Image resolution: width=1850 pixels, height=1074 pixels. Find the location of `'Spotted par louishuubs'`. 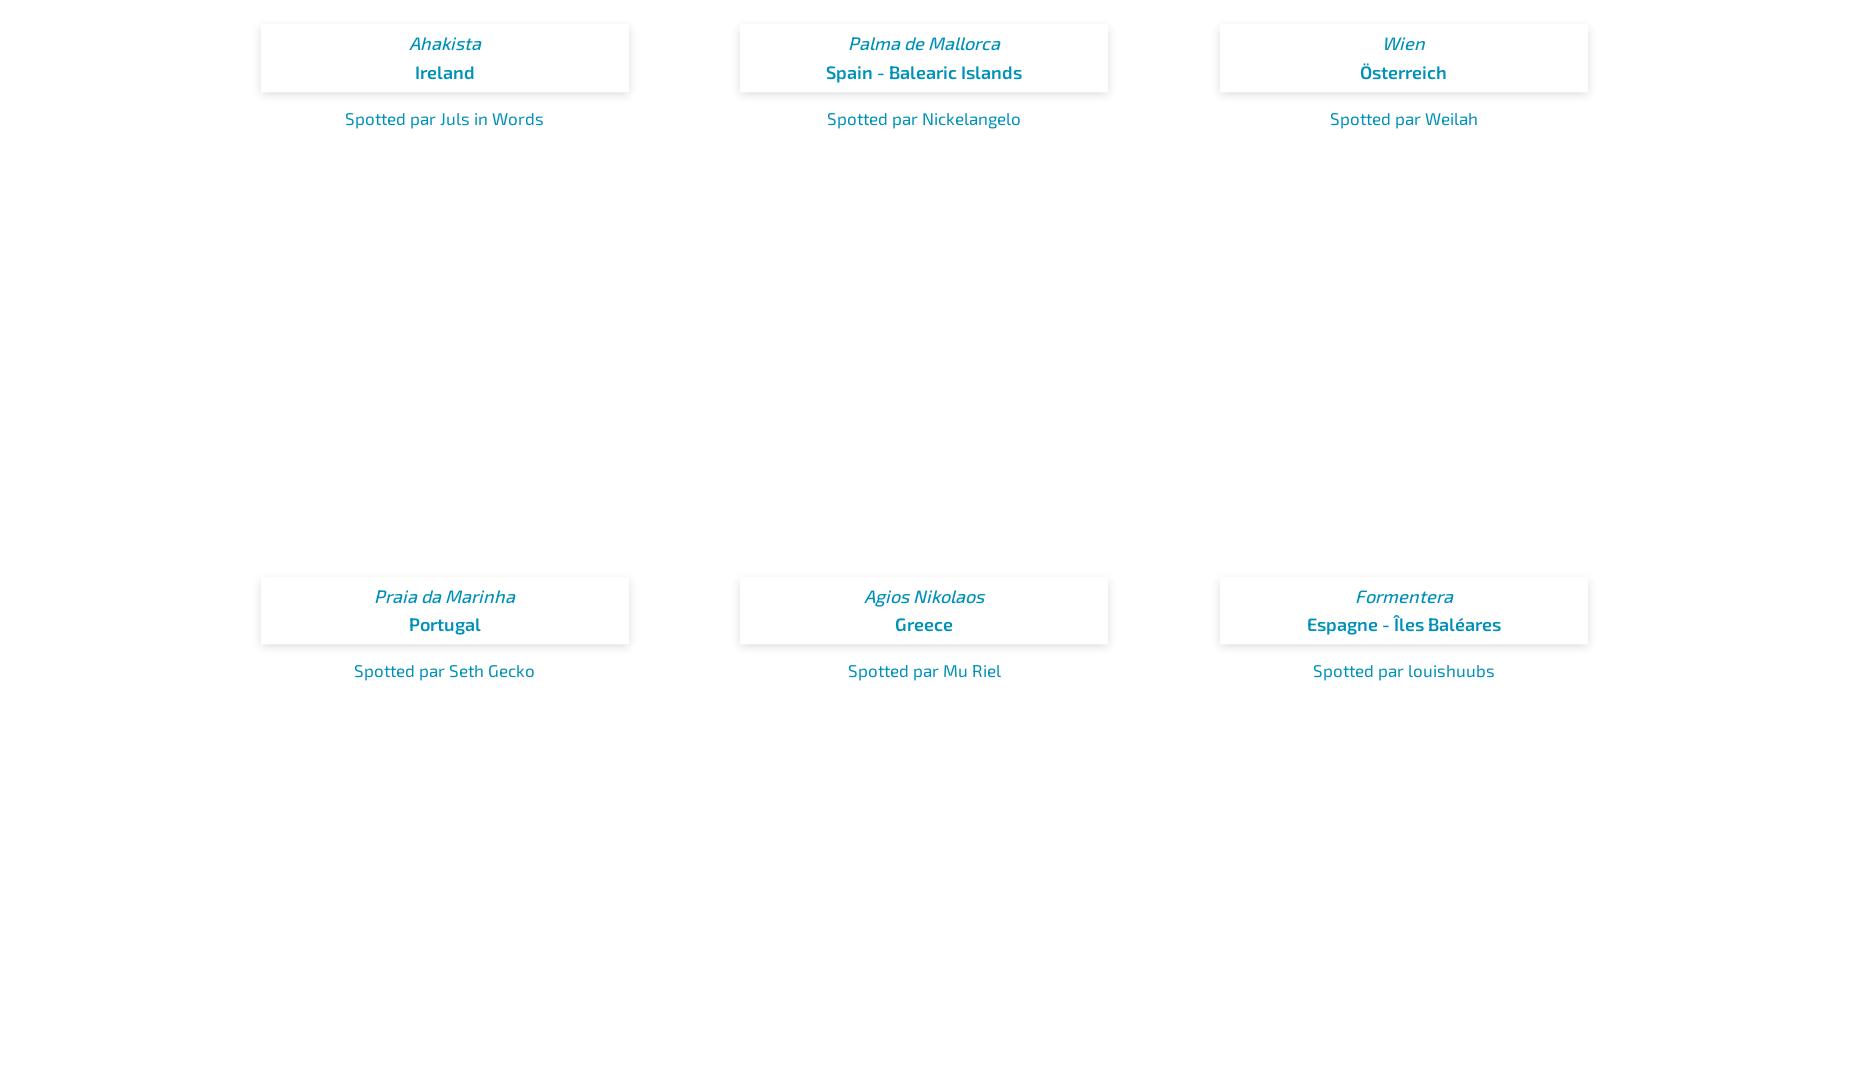

'Spotted par louishuubs' is located at coordinates (1311, 668).